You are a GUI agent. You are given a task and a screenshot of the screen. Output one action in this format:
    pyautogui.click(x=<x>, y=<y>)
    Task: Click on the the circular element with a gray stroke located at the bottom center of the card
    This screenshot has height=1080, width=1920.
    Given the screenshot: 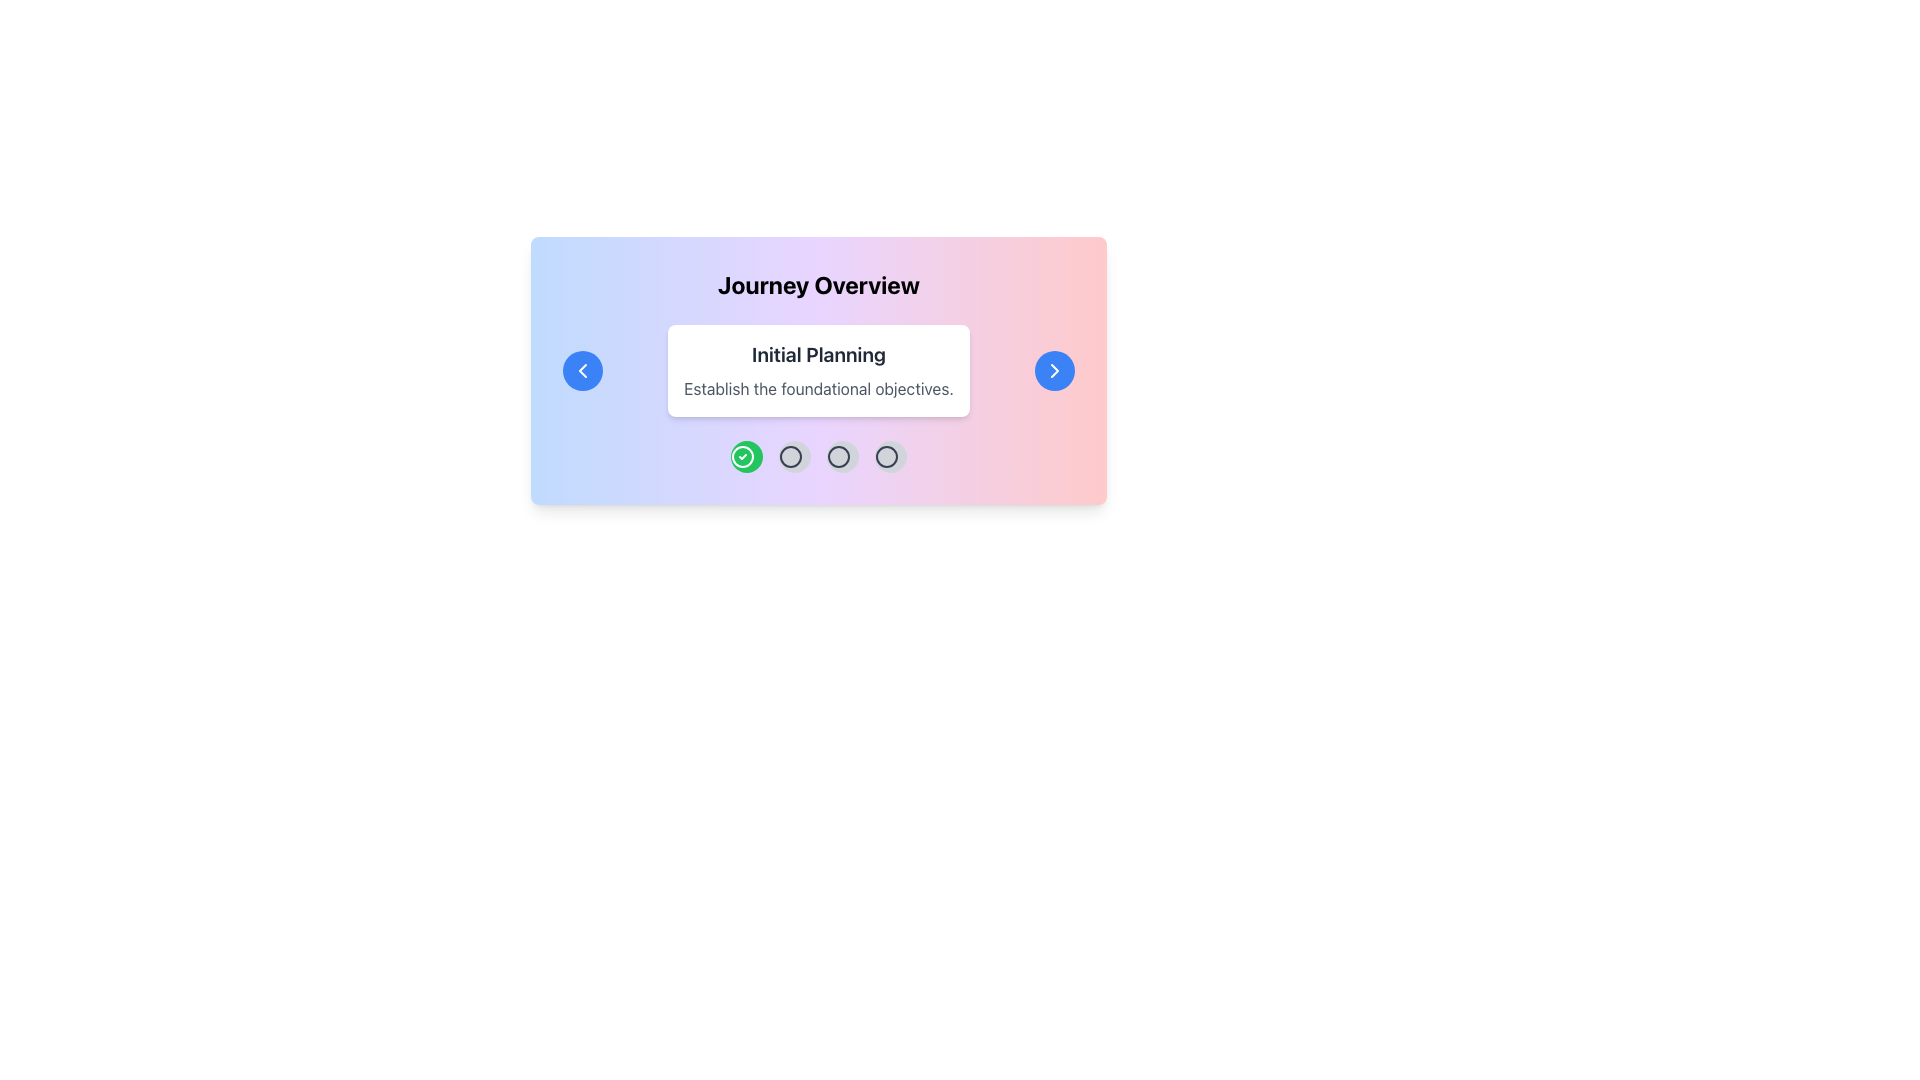 What is the action you would take?
    pyautogui.click(x=886, y=456)
    